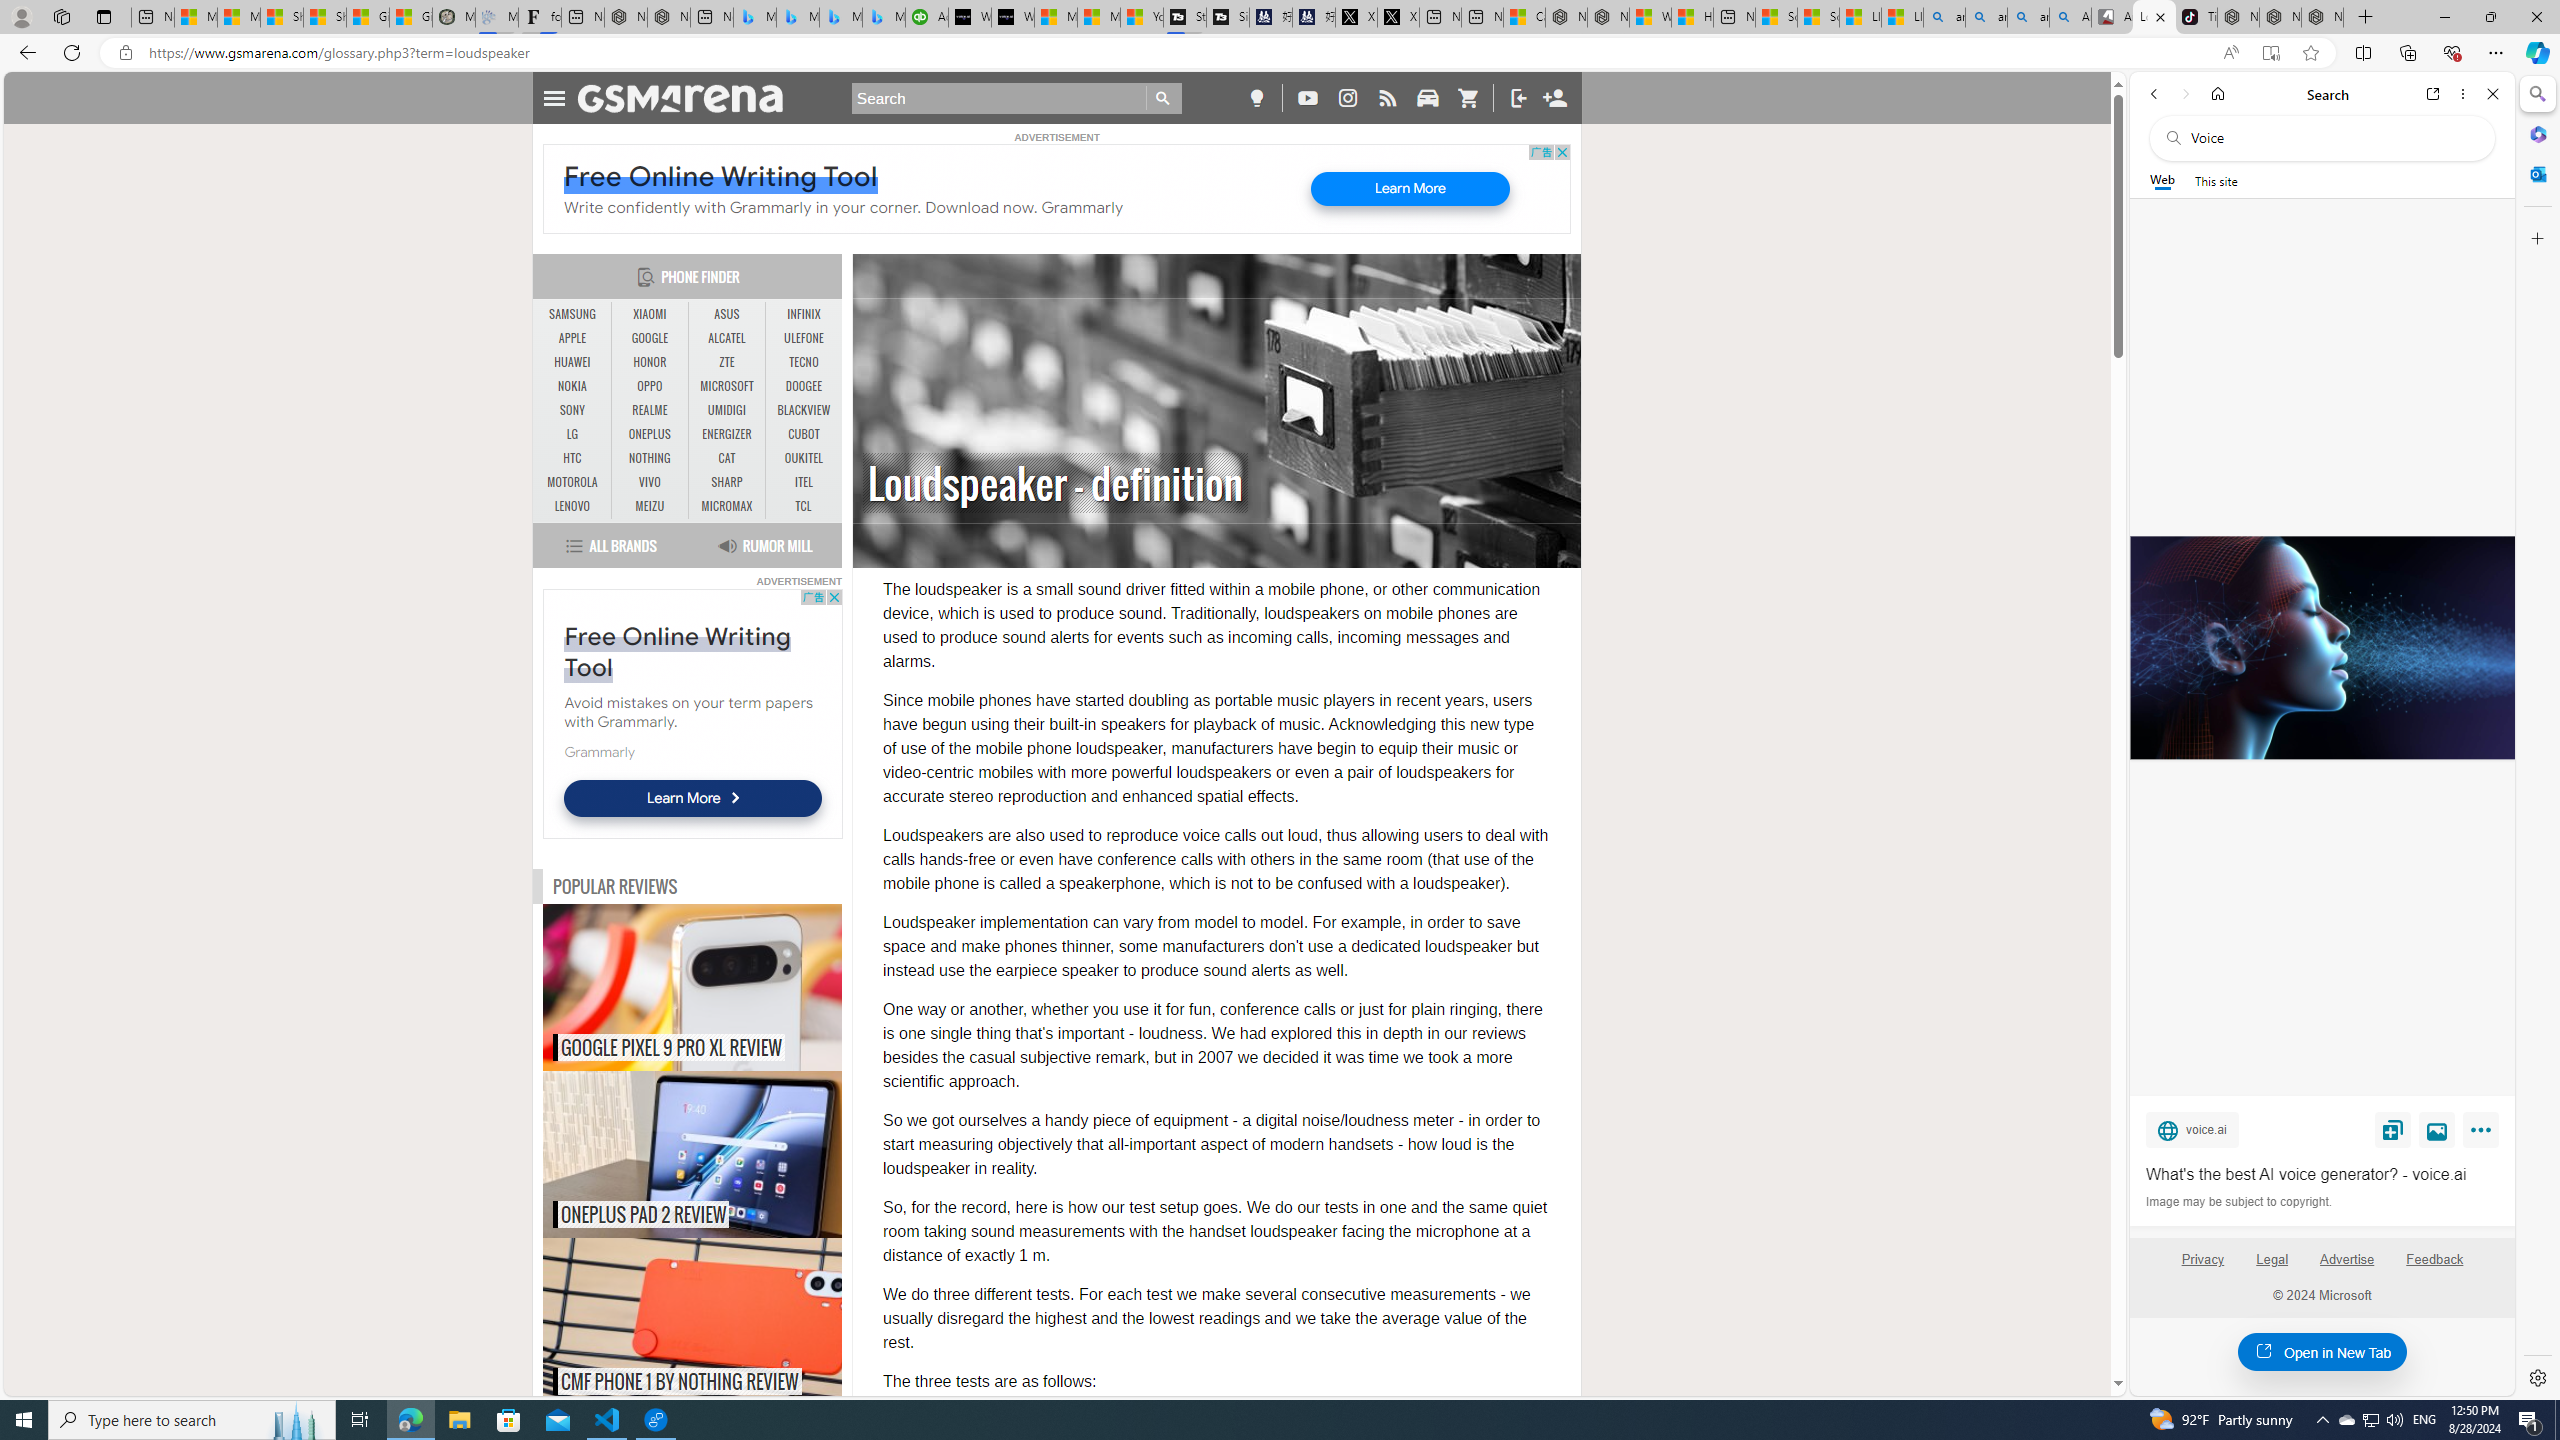  What do you see at coordinates (796, 16) in the screenshot?
I see `'Microsoft Bing Travel - Stays in Bangkok, Bangkok, Thailand'` at bounding box center [796, 16].